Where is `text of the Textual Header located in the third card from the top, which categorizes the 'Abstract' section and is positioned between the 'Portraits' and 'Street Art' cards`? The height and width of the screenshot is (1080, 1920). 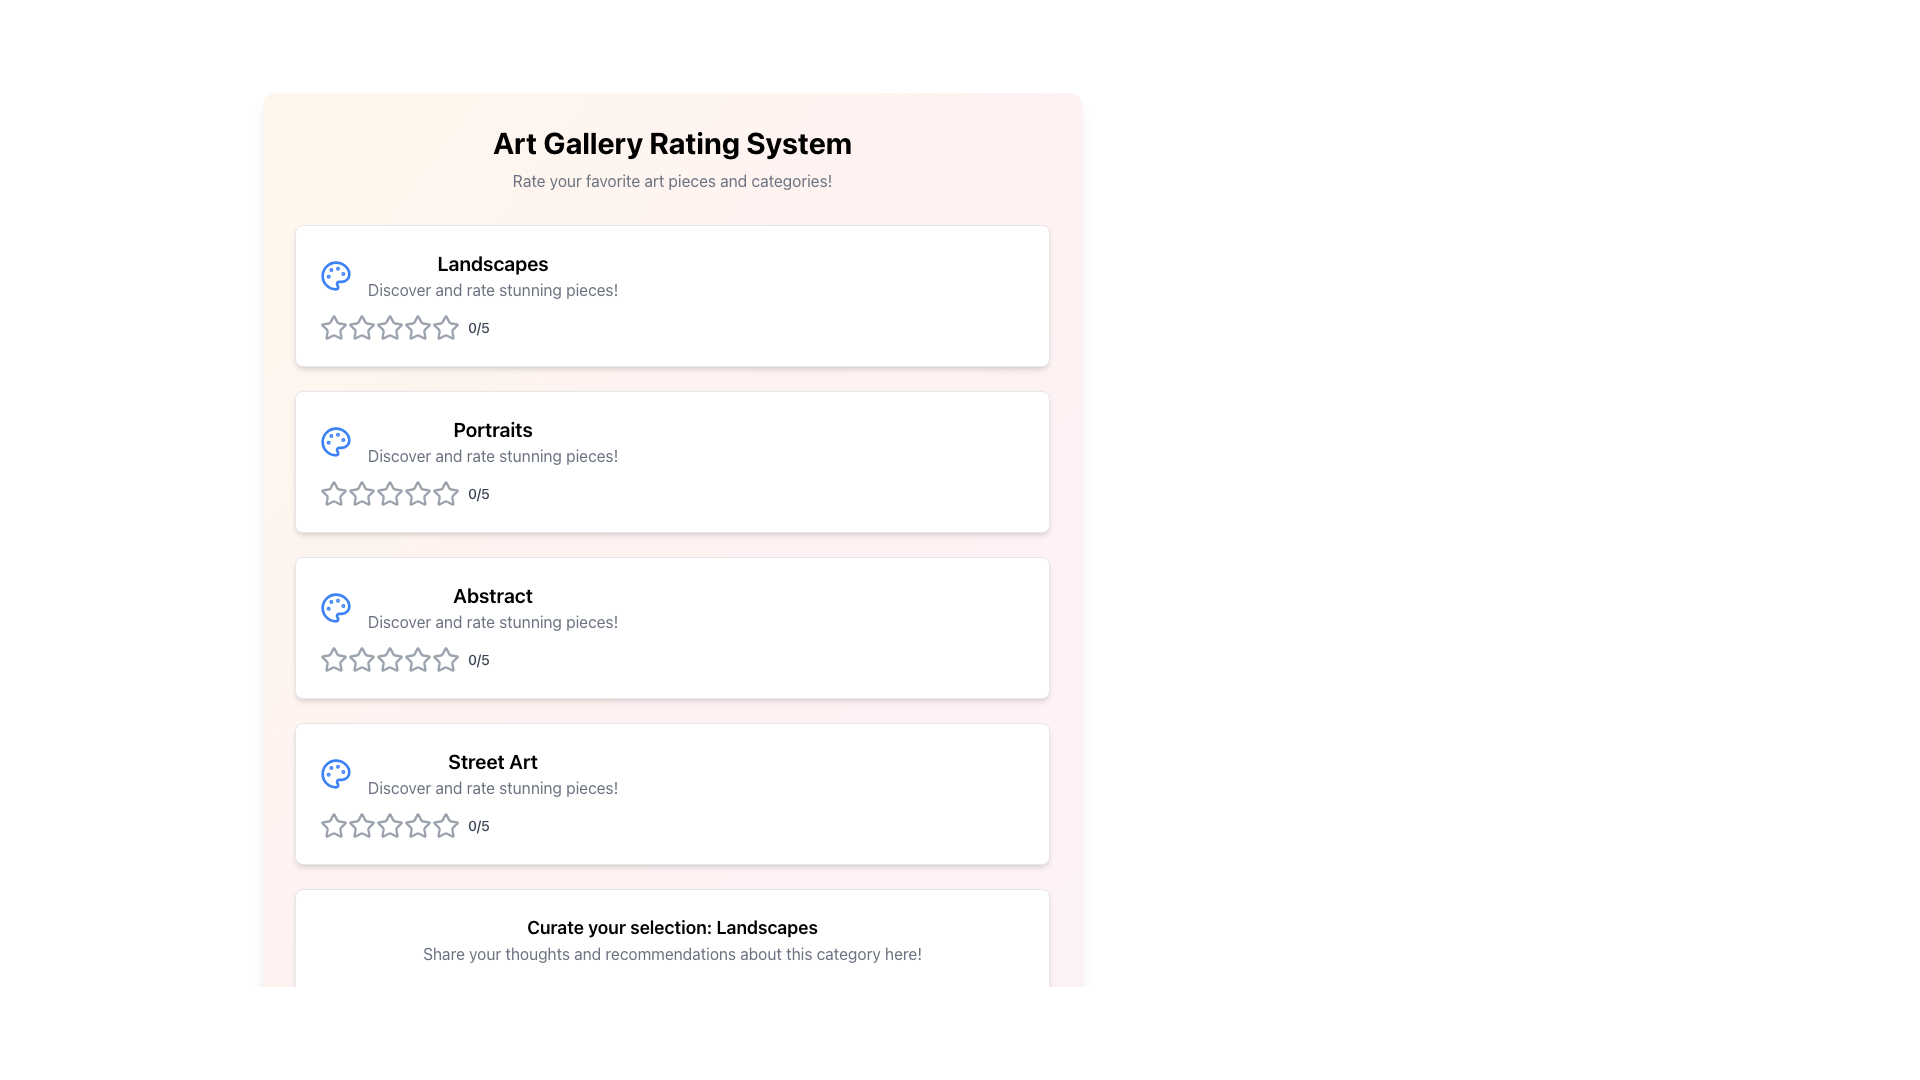 text of the Textual Header located in the third card from the top, which categorizes the 'Abstract' section and is positioned between the 'Portraits' and 'Street Art' cards is located at coordinates (493, 607).